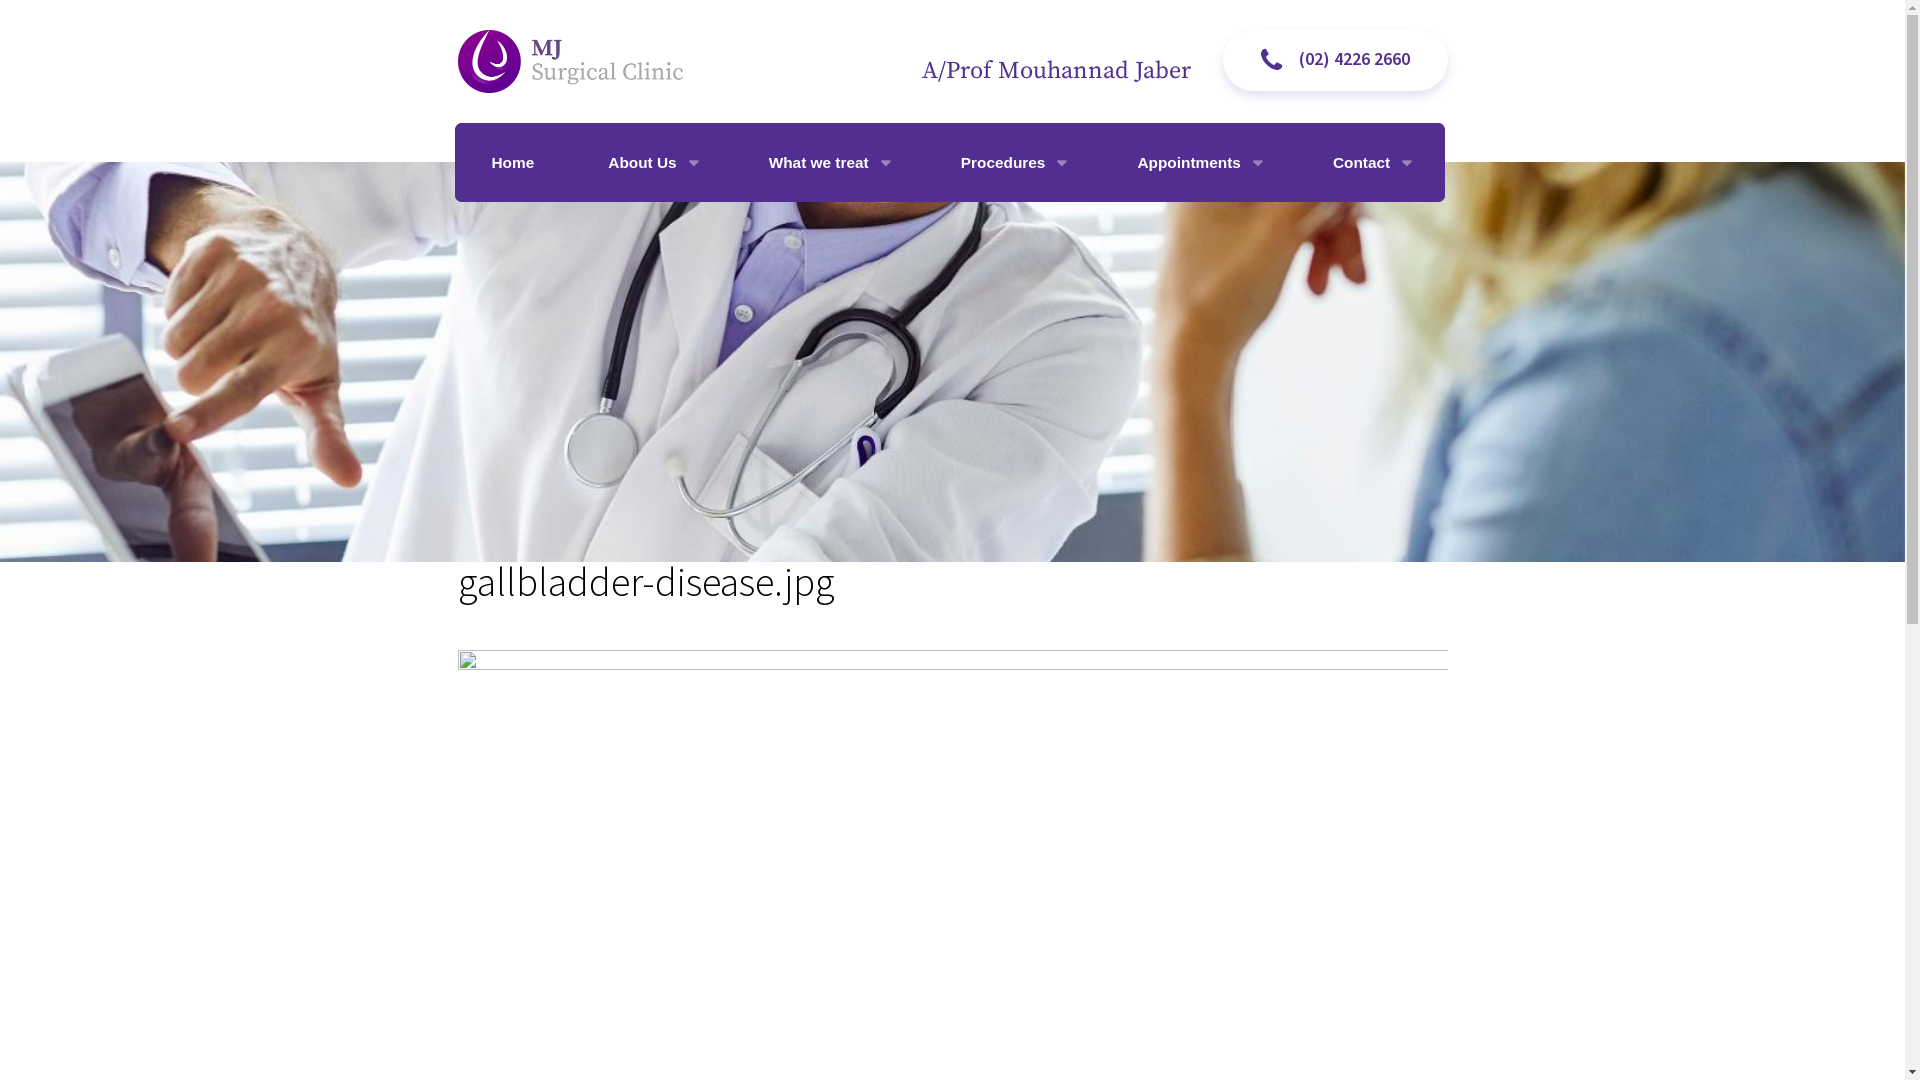 This screenshot has height=1080, width=1920. What do you see at coordinates (1296, 161) in the screenshot?
I see `'Contact'` at bounding box center [1296, 161].